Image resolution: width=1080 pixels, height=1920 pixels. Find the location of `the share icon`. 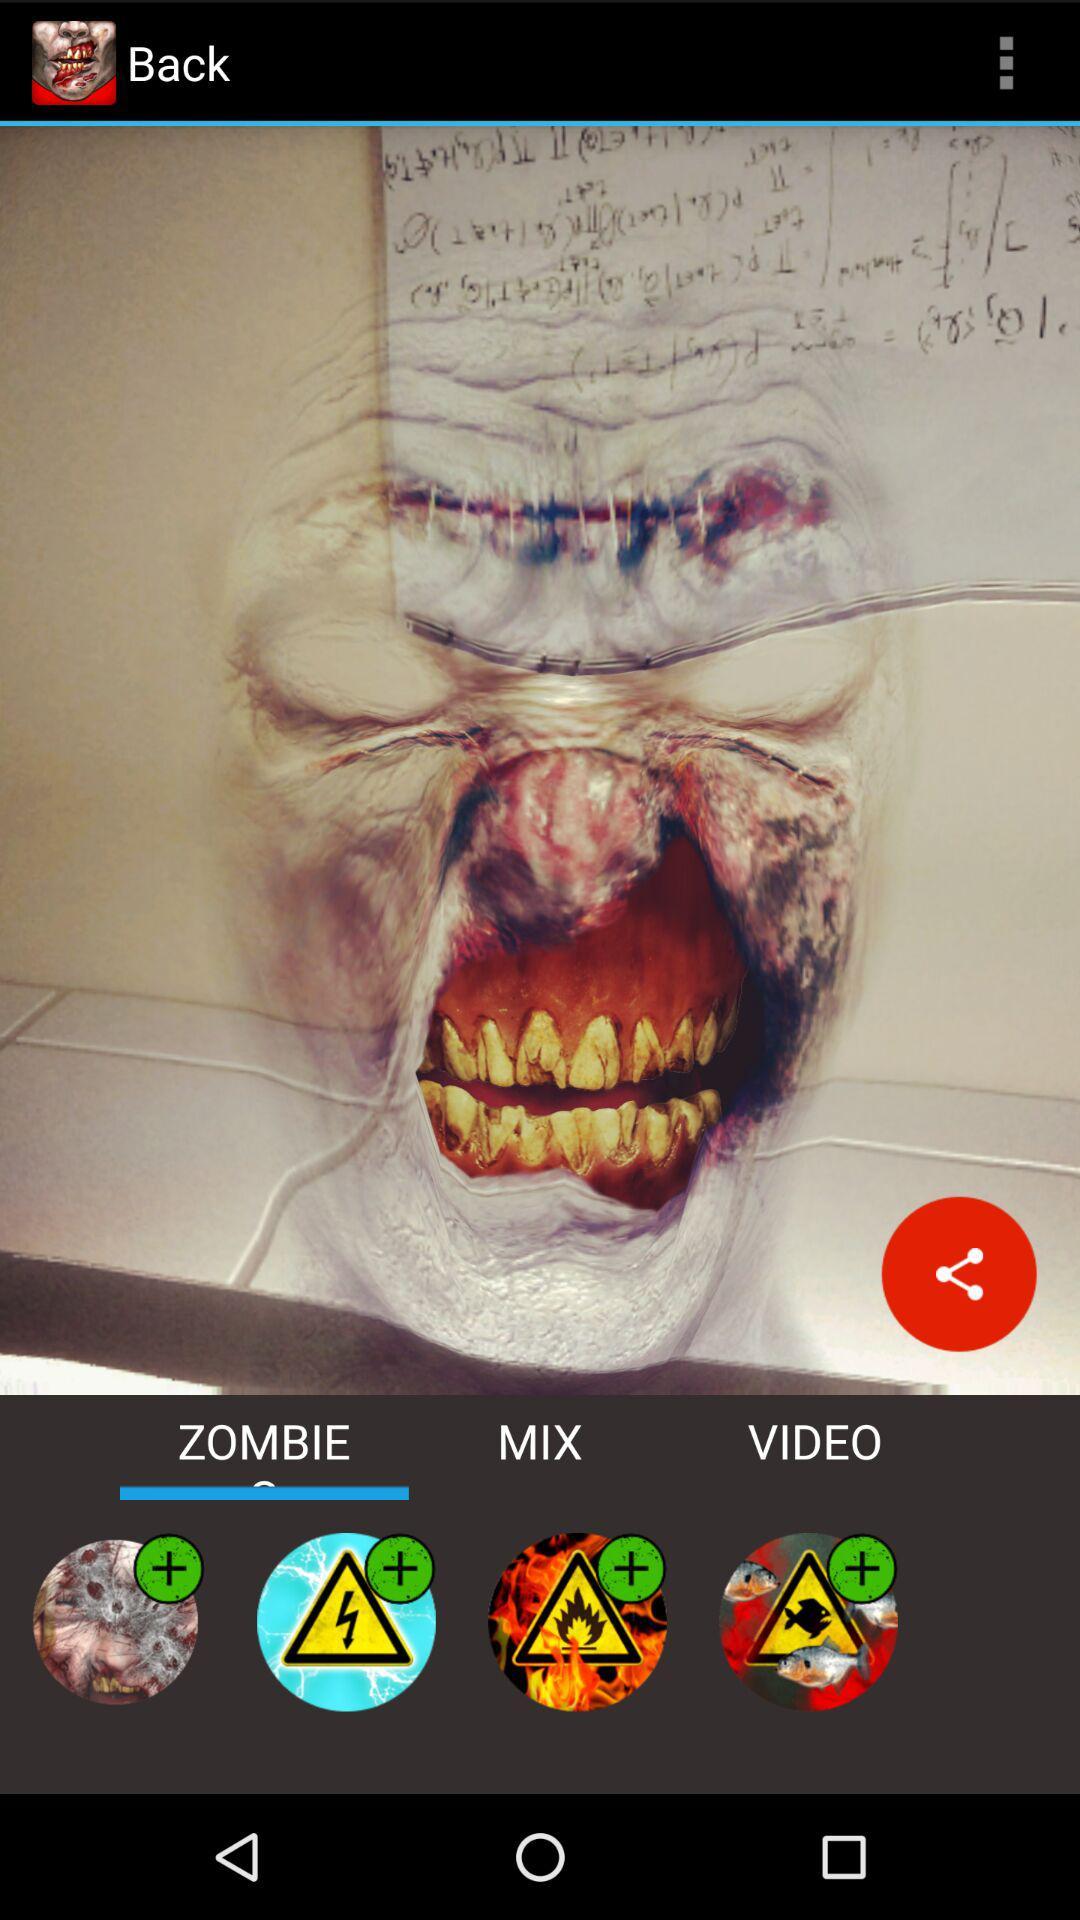

the share icon is located at coordinates (958, 1362).